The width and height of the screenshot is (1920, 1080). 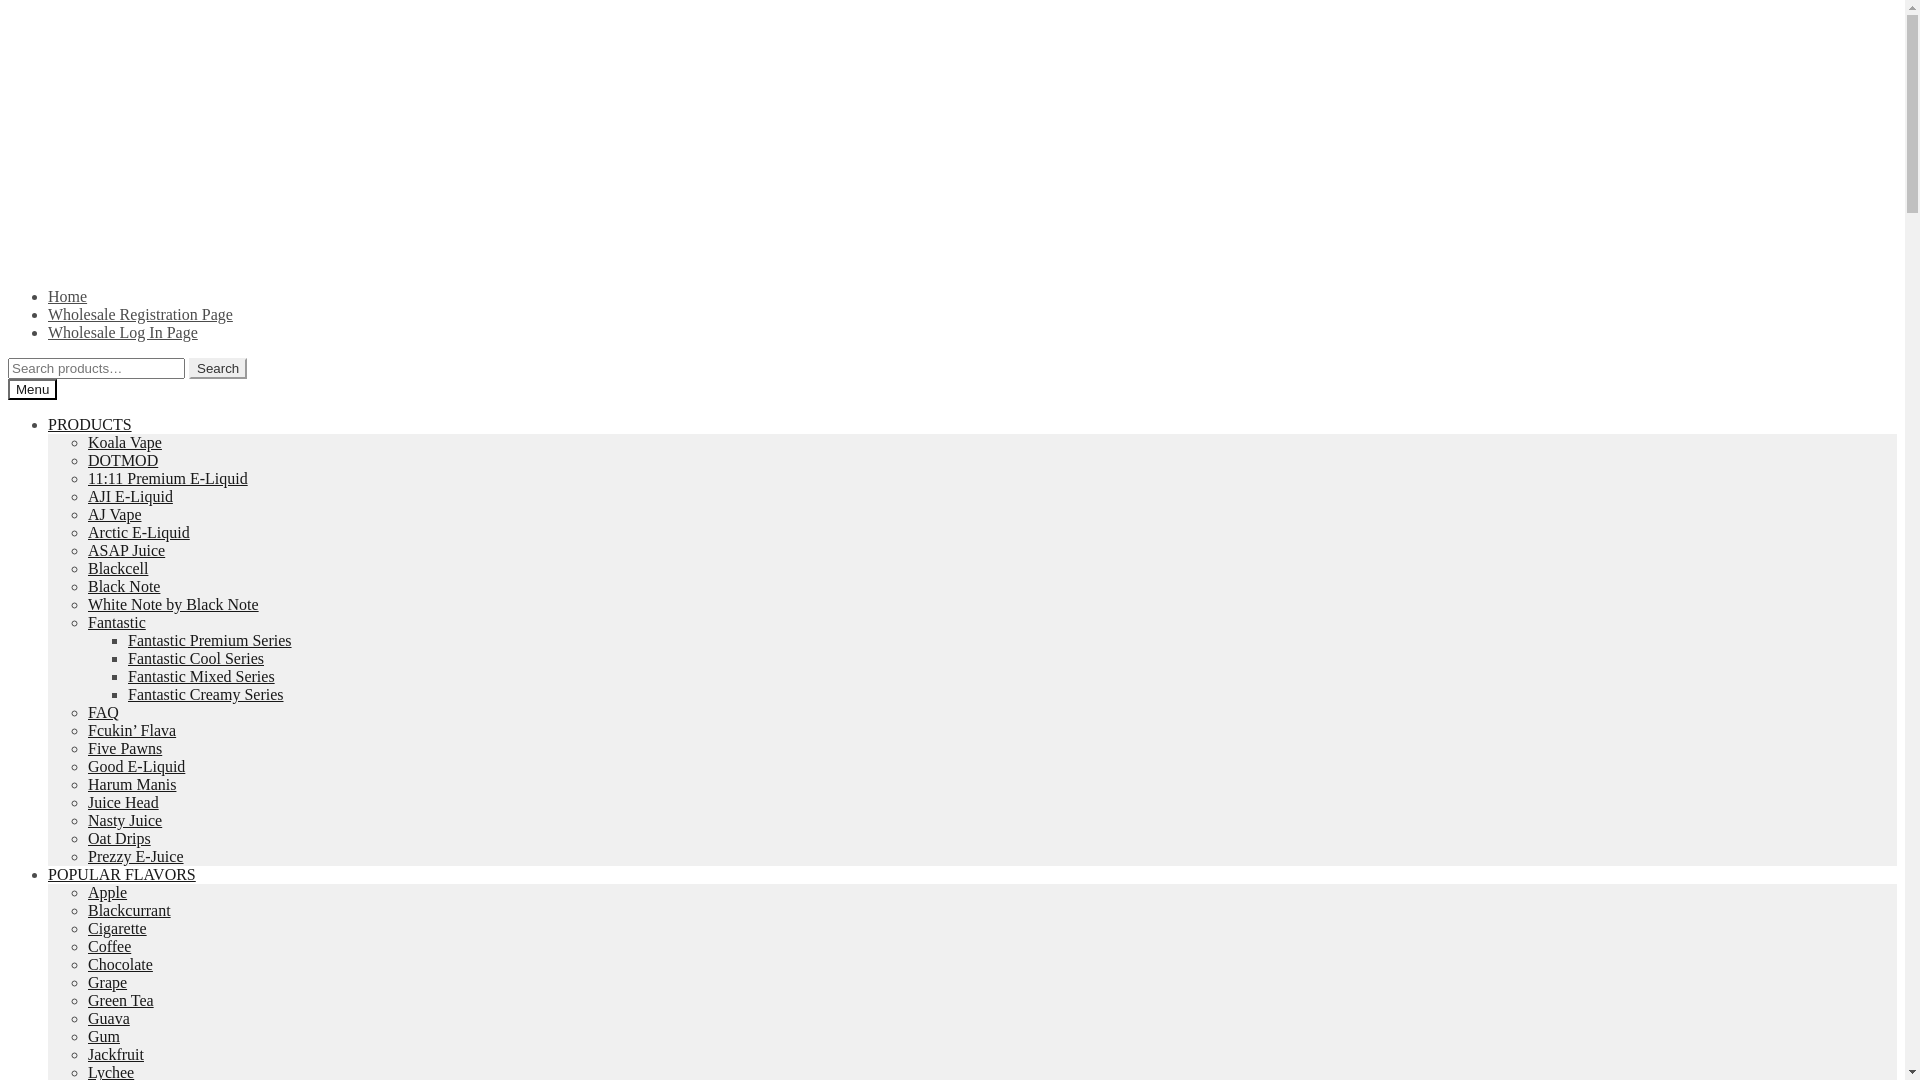 I want to click on 'PRODUCTS', so click(x=89, y=423).